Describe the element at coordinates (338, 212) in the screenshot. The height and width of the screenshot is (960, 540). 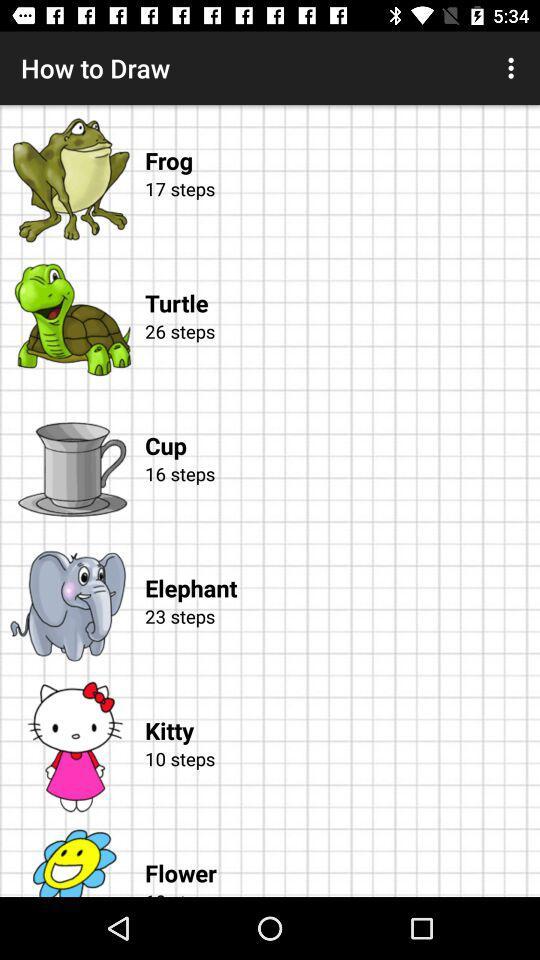
I see `the 17 steps item` at that location.